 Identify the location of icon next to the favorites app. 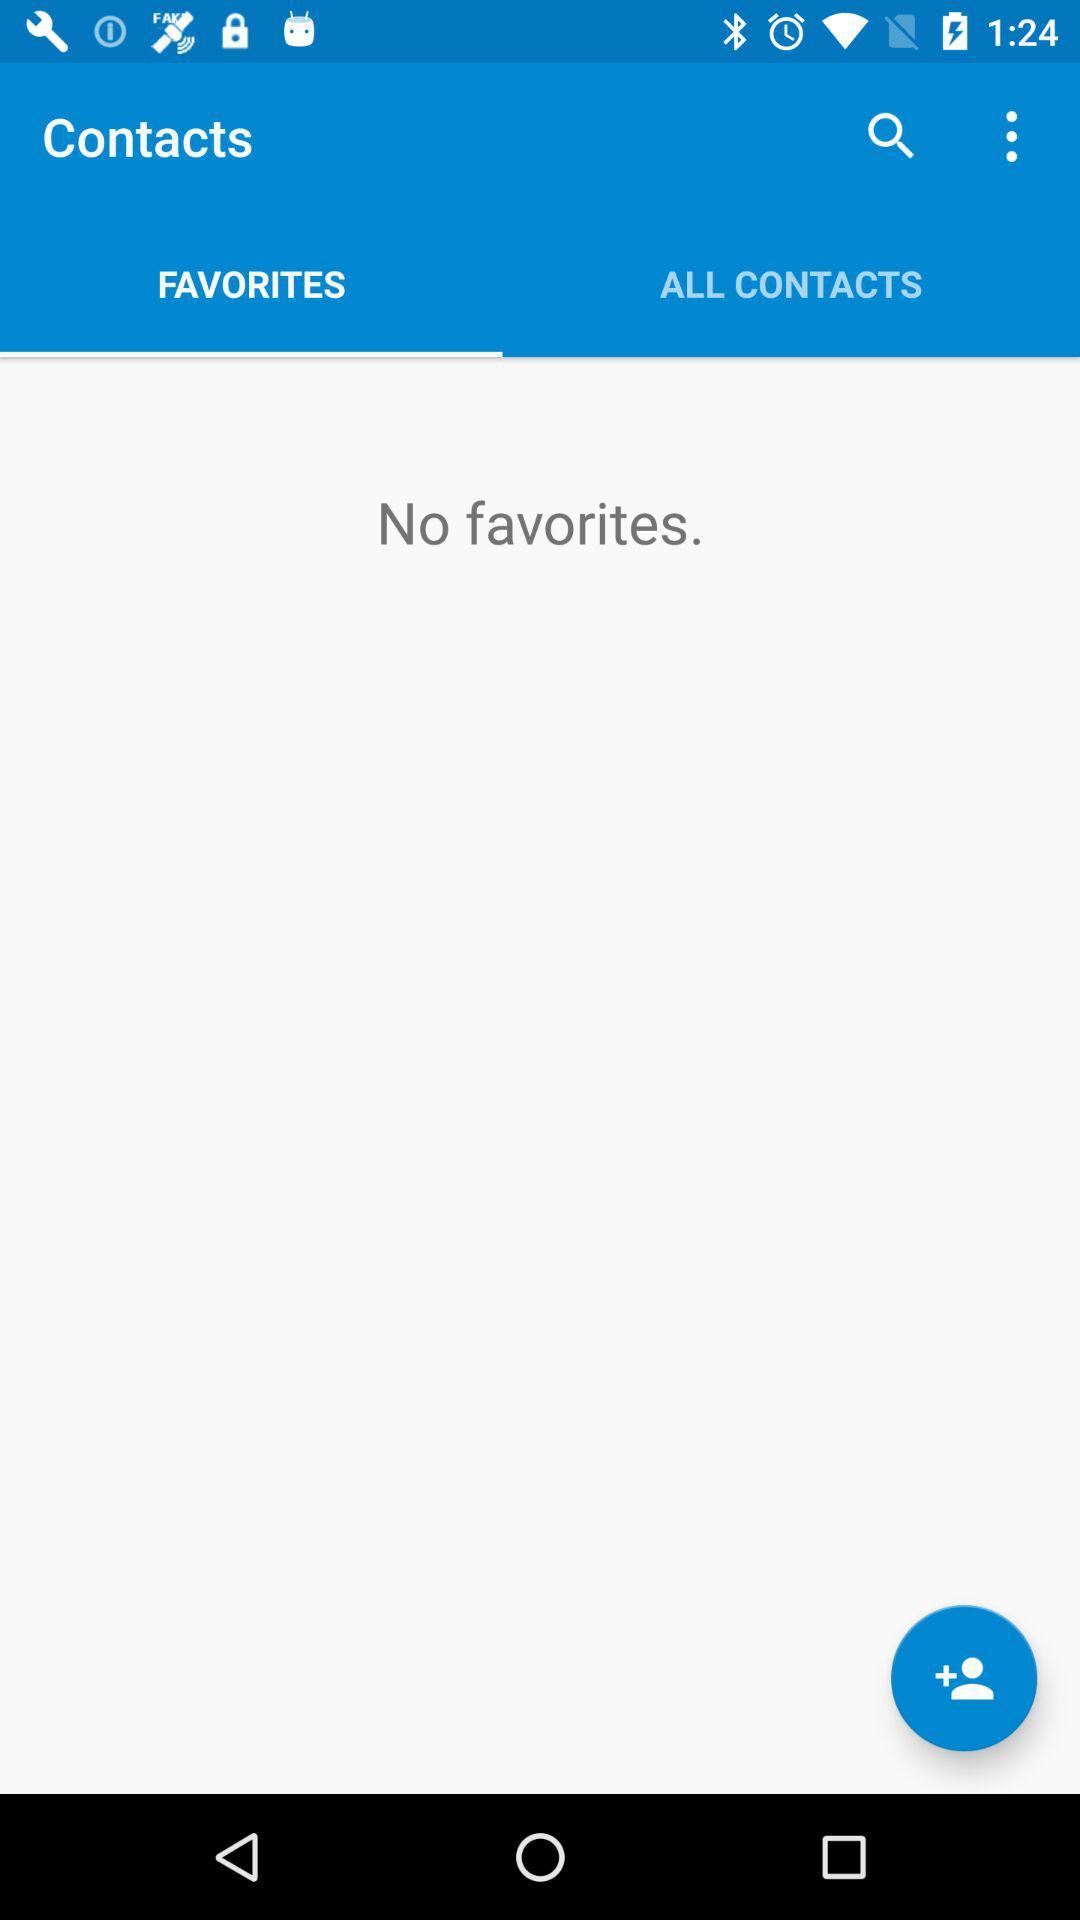
(790, 282).